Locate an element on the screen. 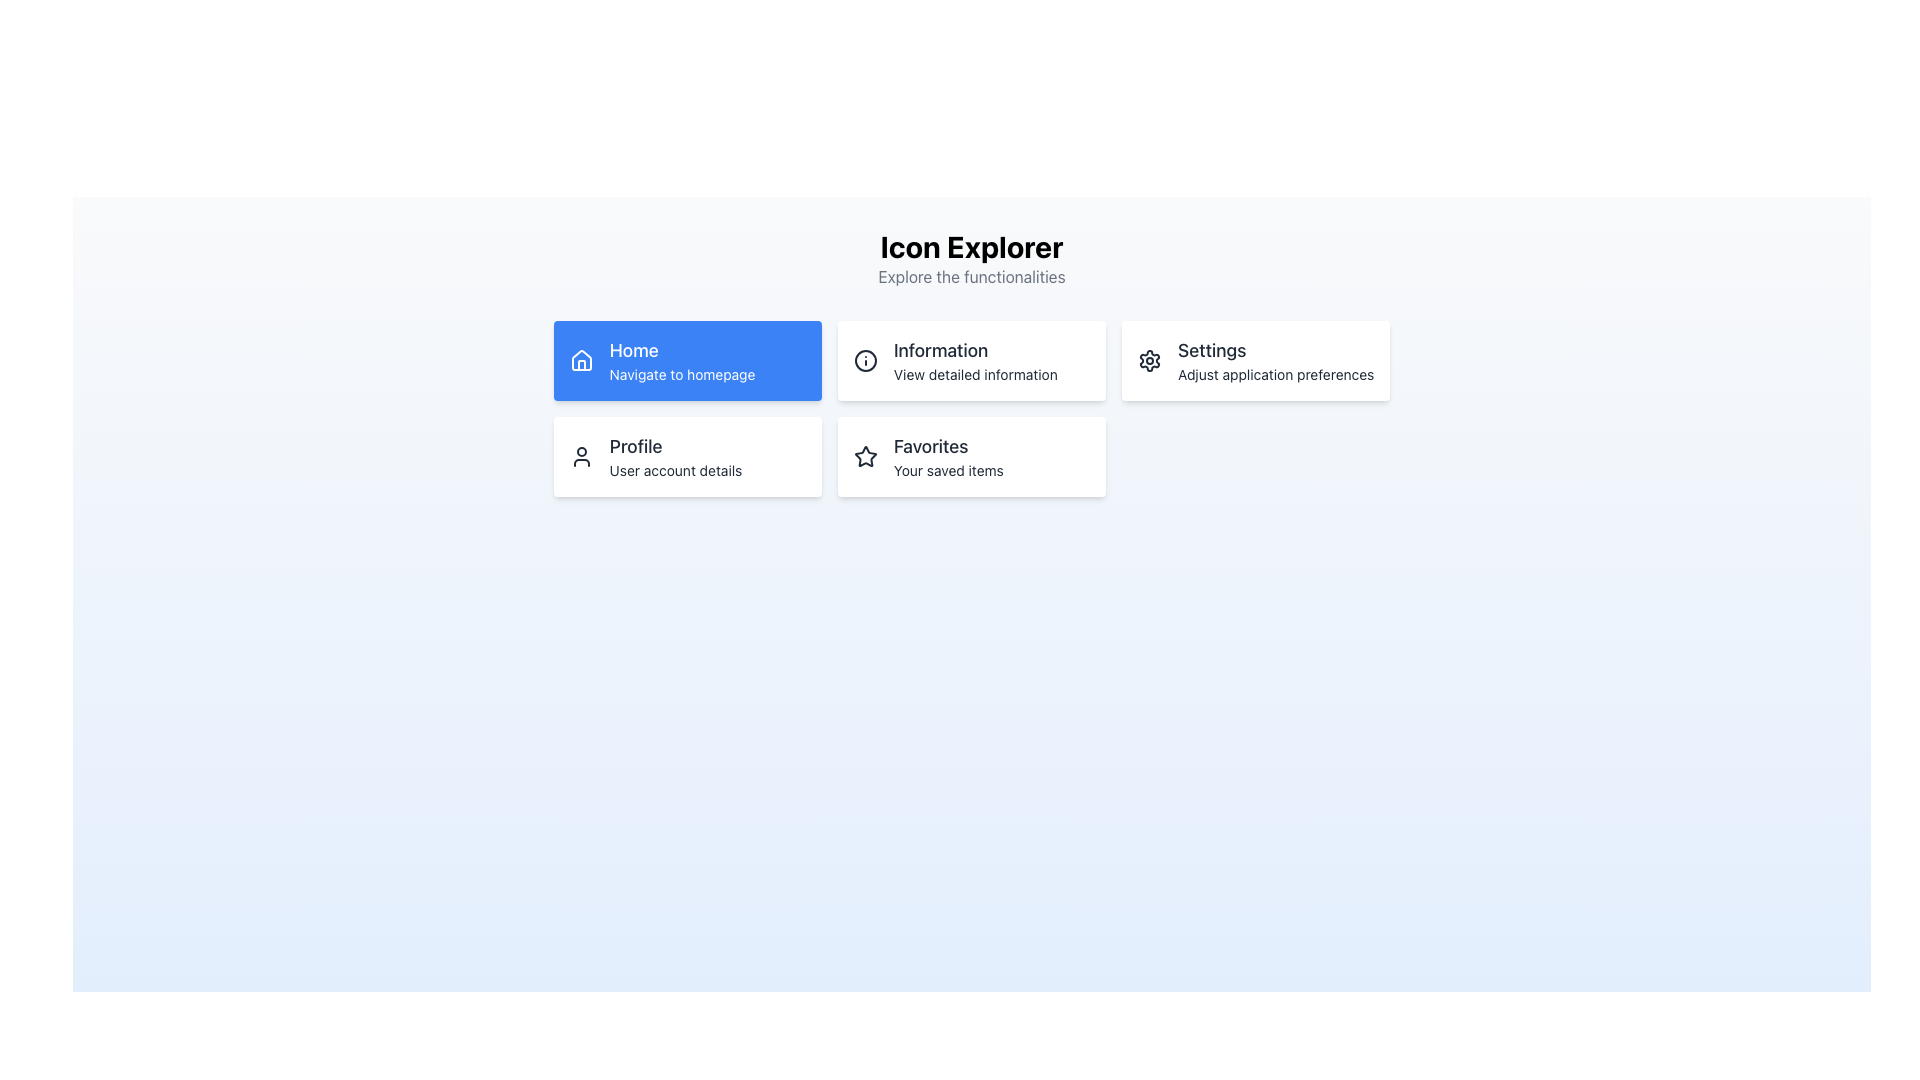 The width and height of the screenshot is (1920, 1080). the 'Home' navigation button icon located at the top-left corner of the blue rectangle labeled 'Home' in the first card of the grid layout is located at coordinates (580, 360).